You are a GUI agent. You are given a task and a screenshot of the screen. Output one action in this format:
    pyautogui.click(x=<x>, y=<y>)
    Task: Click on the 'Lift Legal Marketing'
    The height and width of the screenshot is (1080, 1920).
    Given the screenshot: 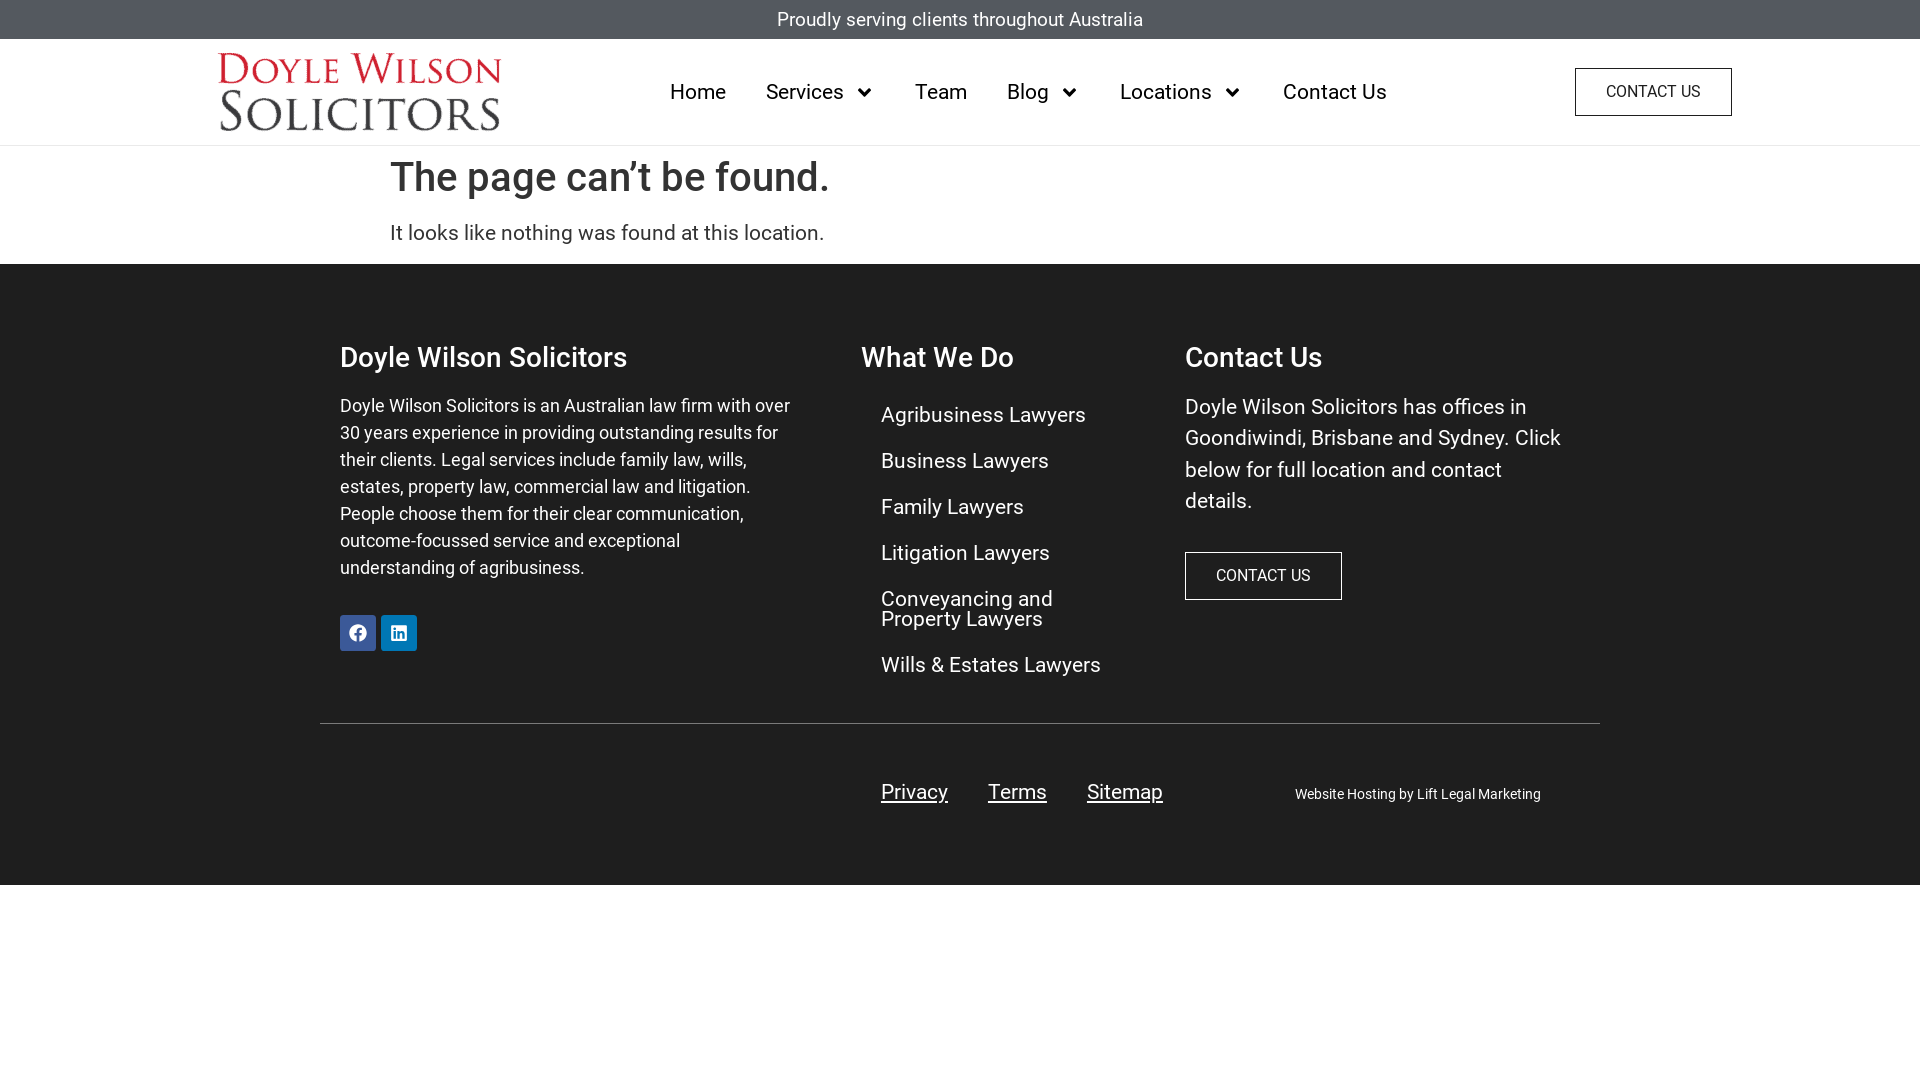 What is the action you would take?
    pyautogui.click(x=1478, y=793)
    